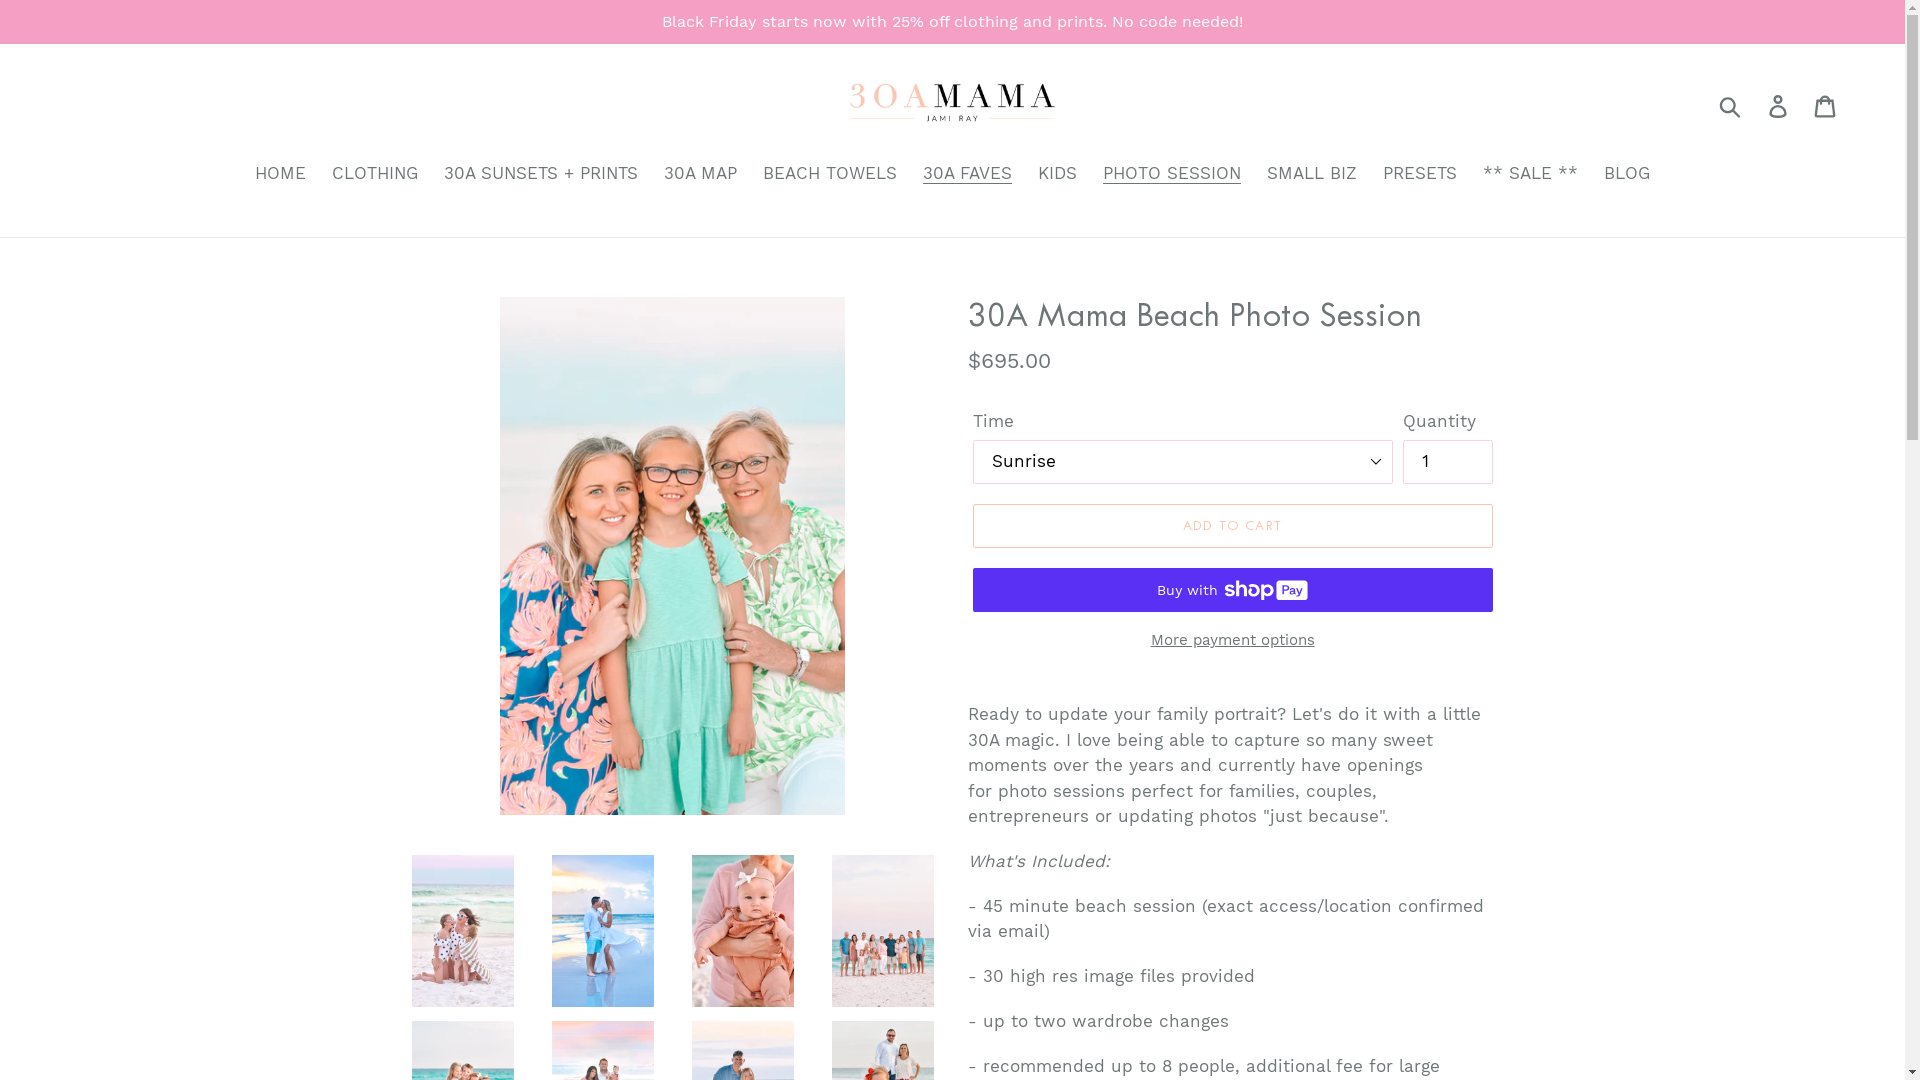 This screenshot has height=1080, width=1920. Describe the element at coordinates (1027, 174) in the screenshot. I see `'KIDS'` at that location.